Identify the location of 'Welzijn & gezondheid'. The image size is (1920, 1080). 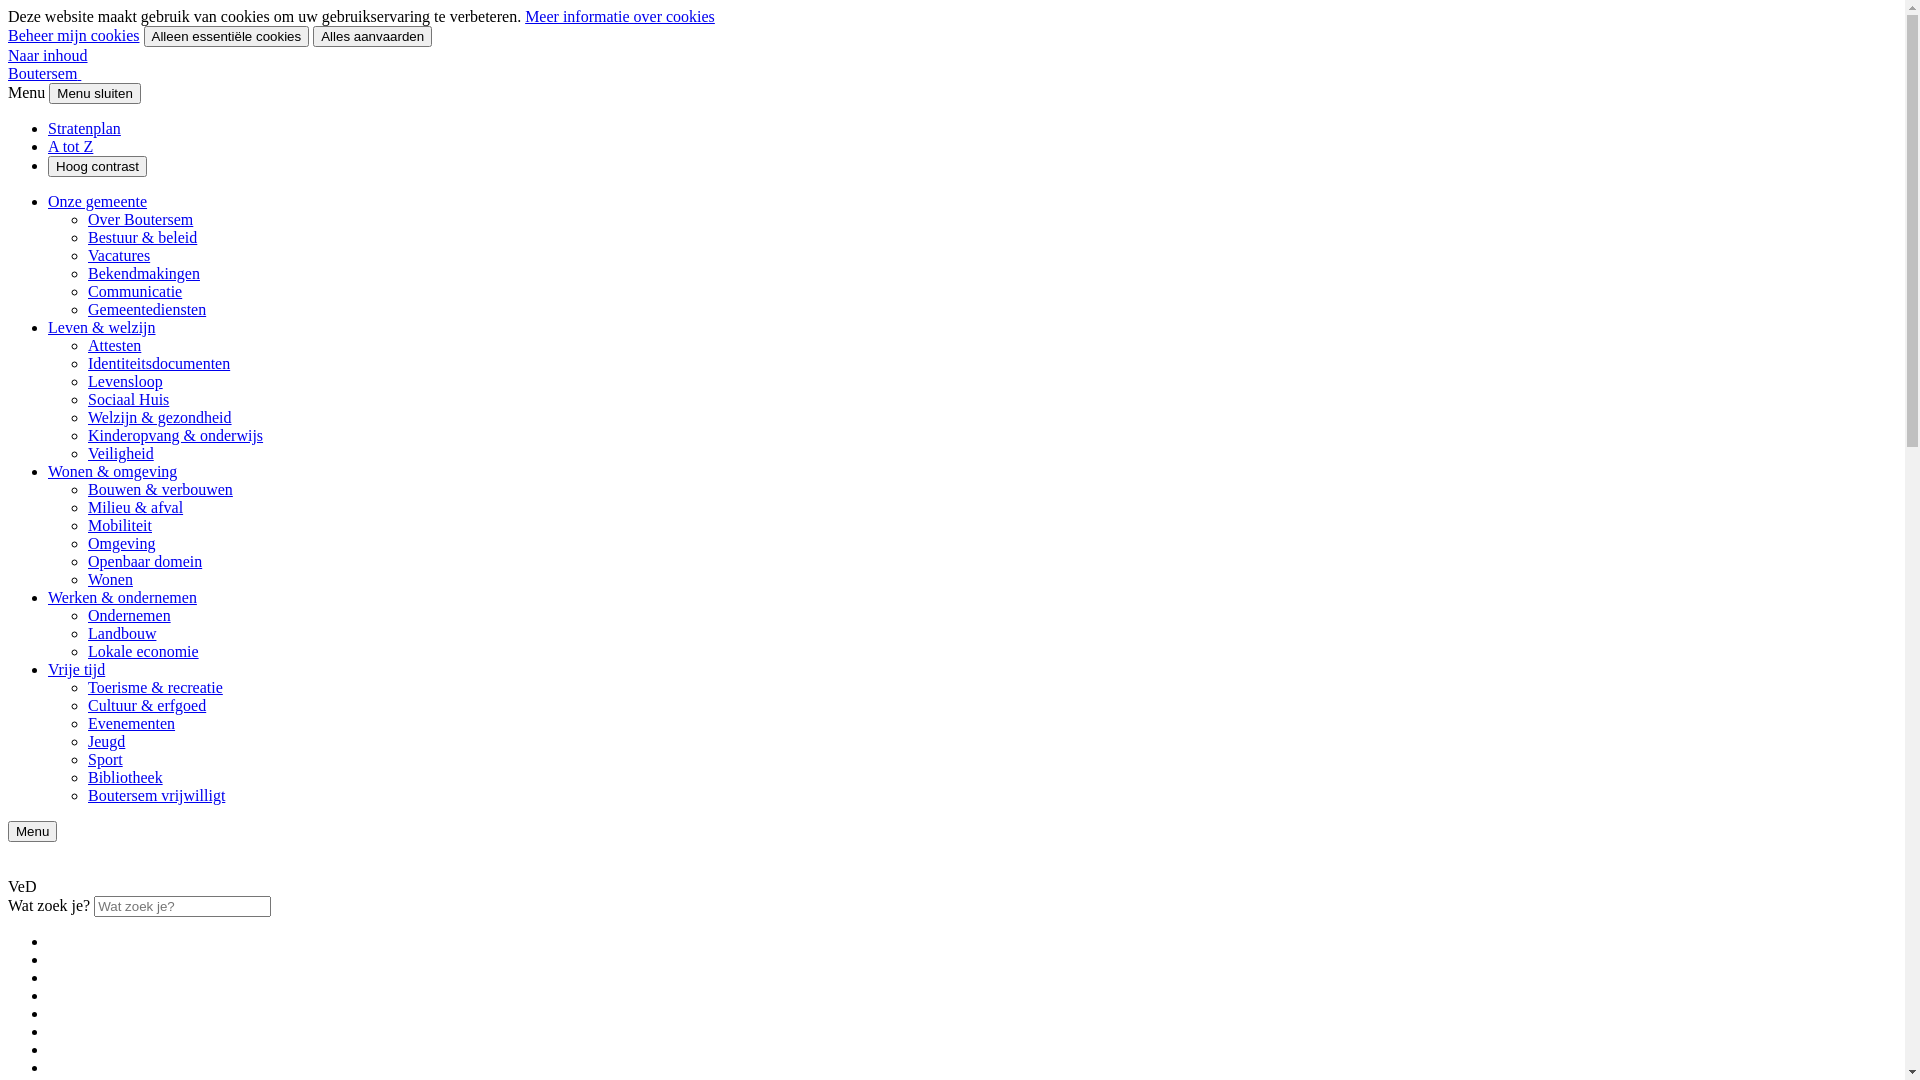
(158, 416).